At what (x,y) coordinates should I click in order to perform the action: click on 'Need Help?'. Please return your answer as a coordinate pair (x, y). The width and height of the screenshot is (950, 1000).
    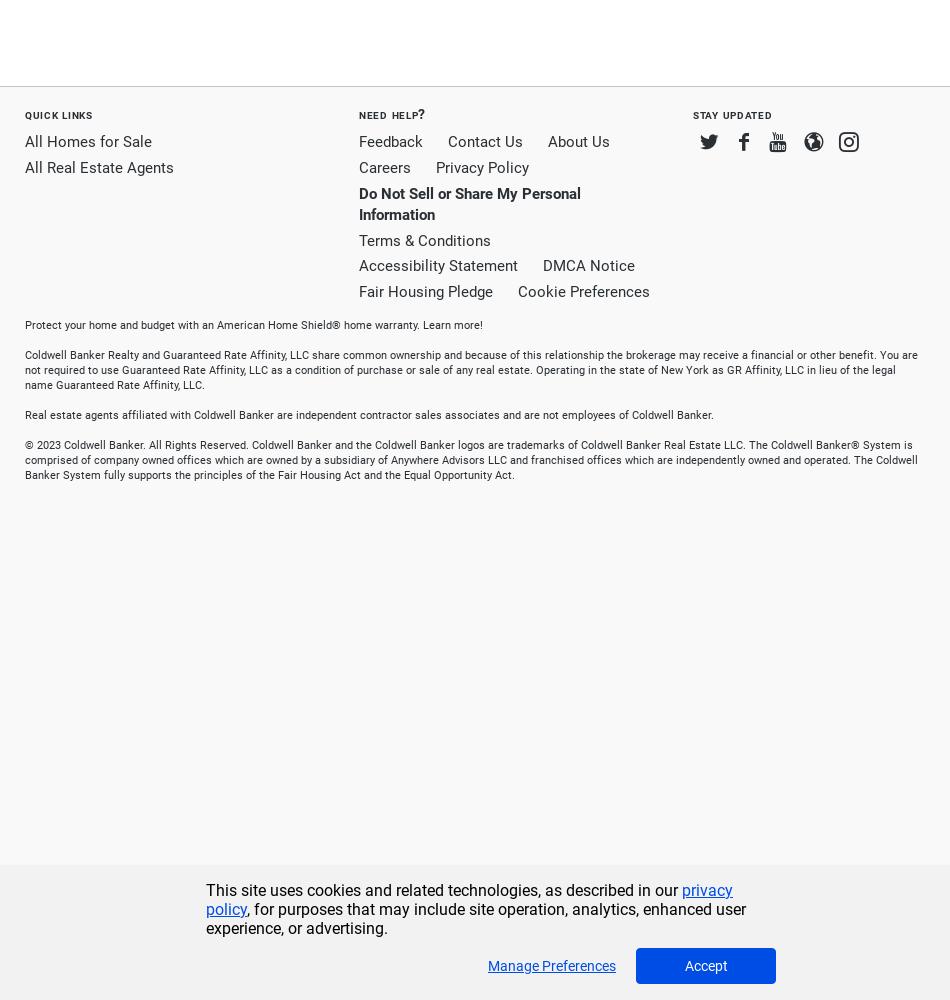
    Looking at the image, I should click on (358, 113).